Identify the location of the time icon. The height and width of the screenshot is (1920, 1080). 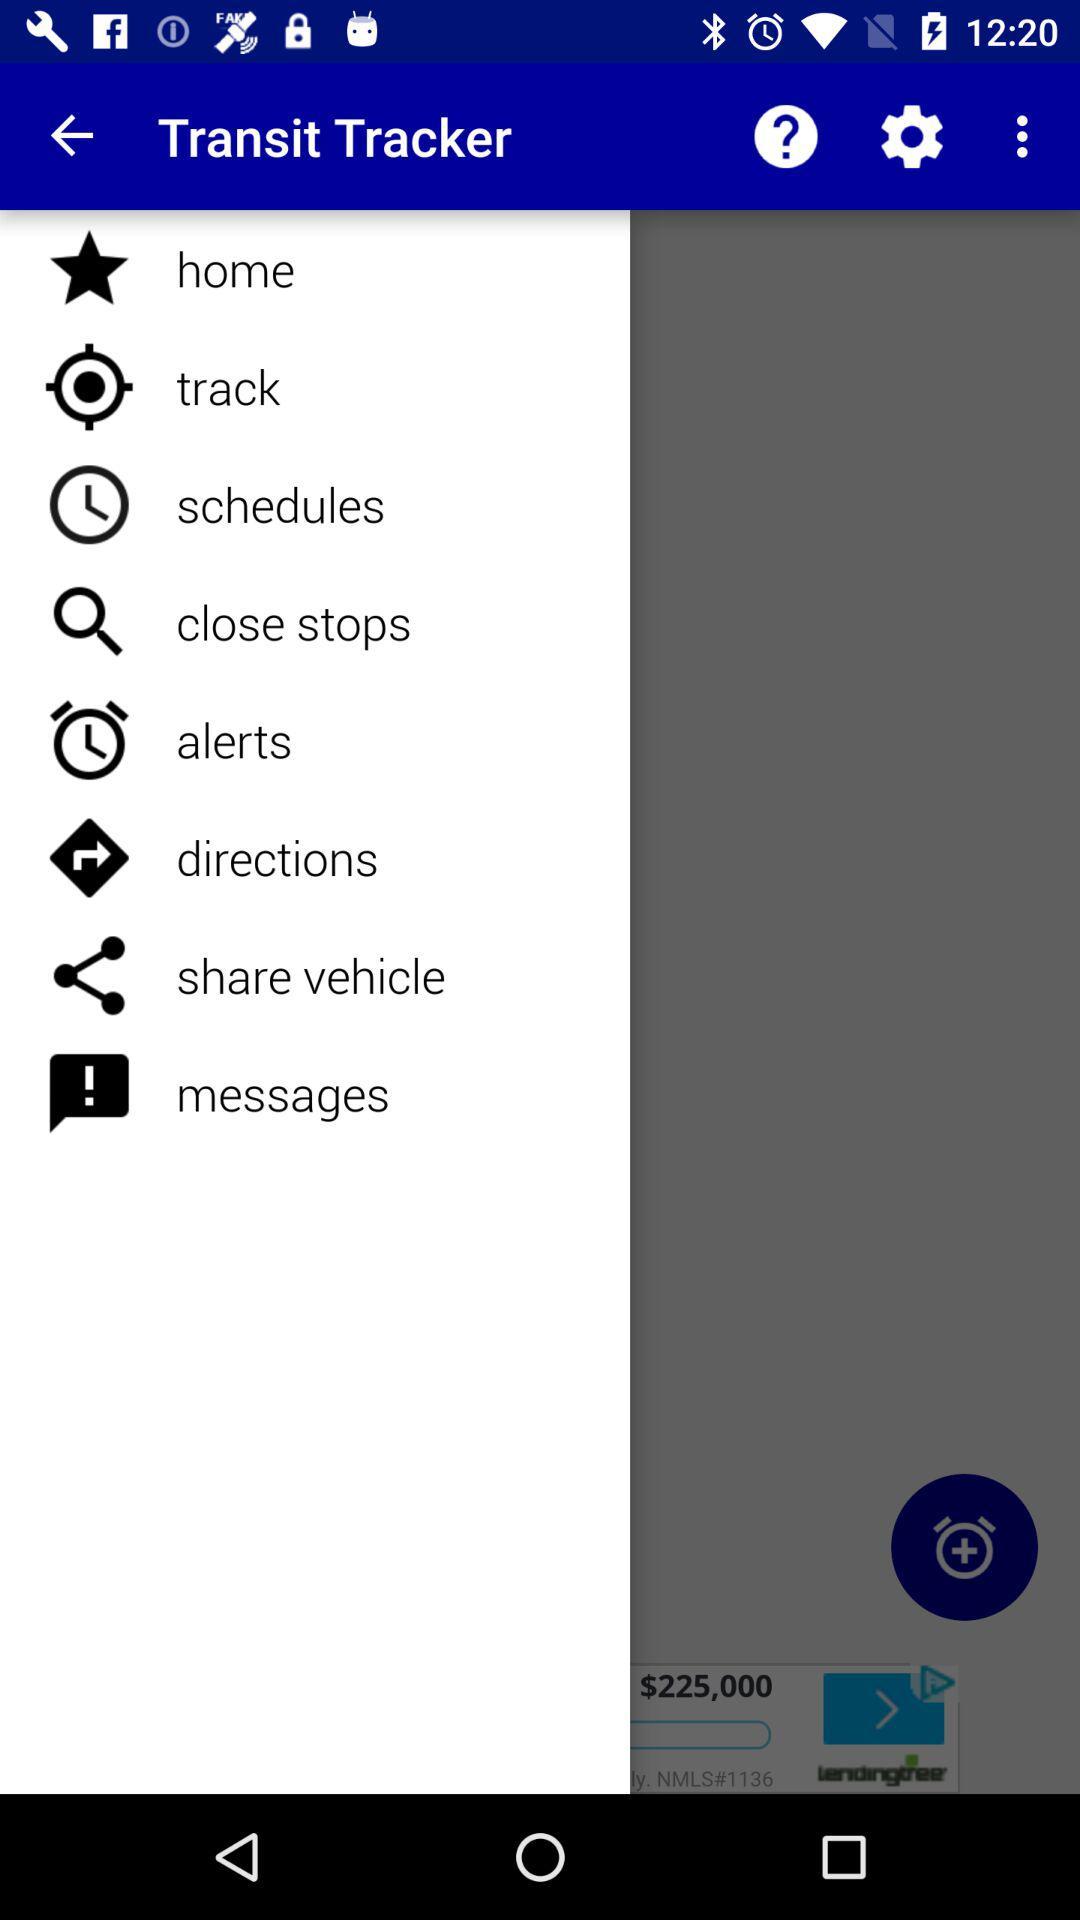
(963, 1546).